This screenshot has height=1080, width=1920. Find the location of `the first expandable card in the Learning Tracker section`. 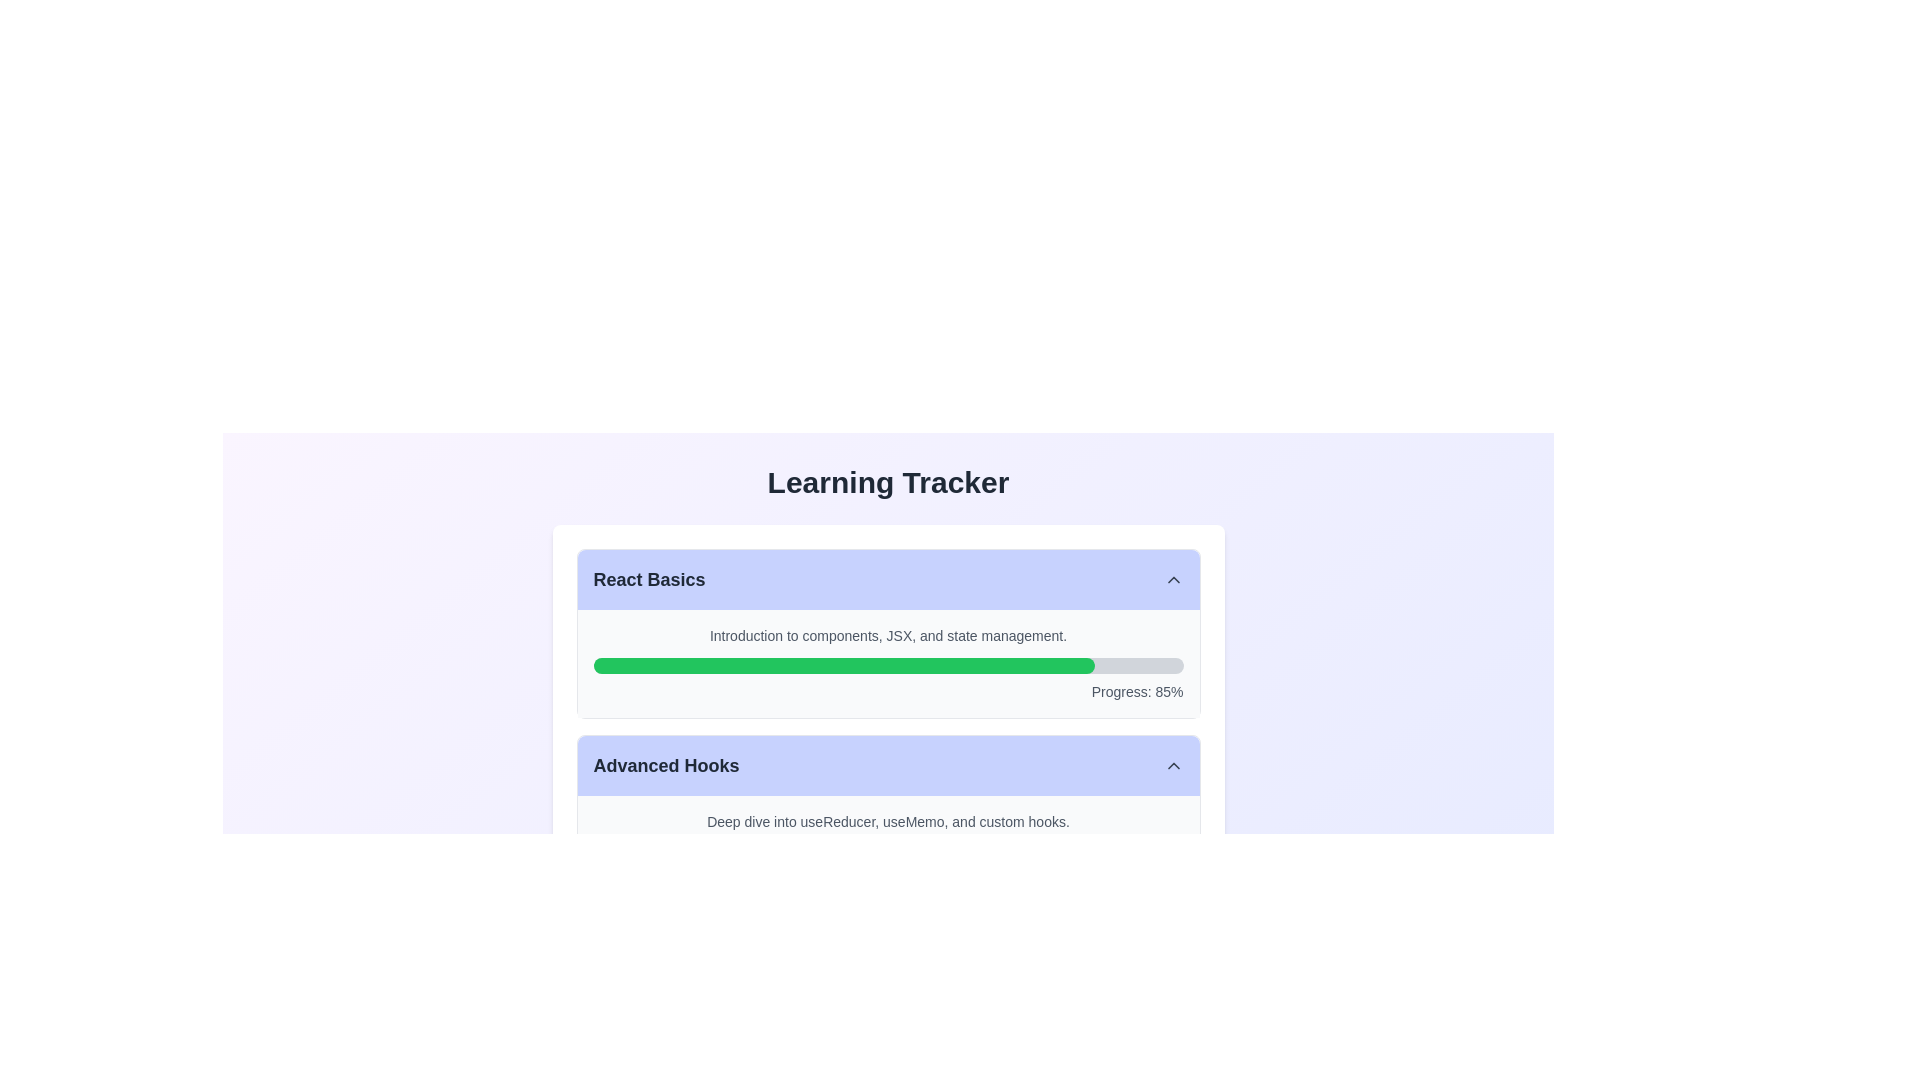

the first expandable card in the Learning Tracker section is located at coordinates (887, 633).